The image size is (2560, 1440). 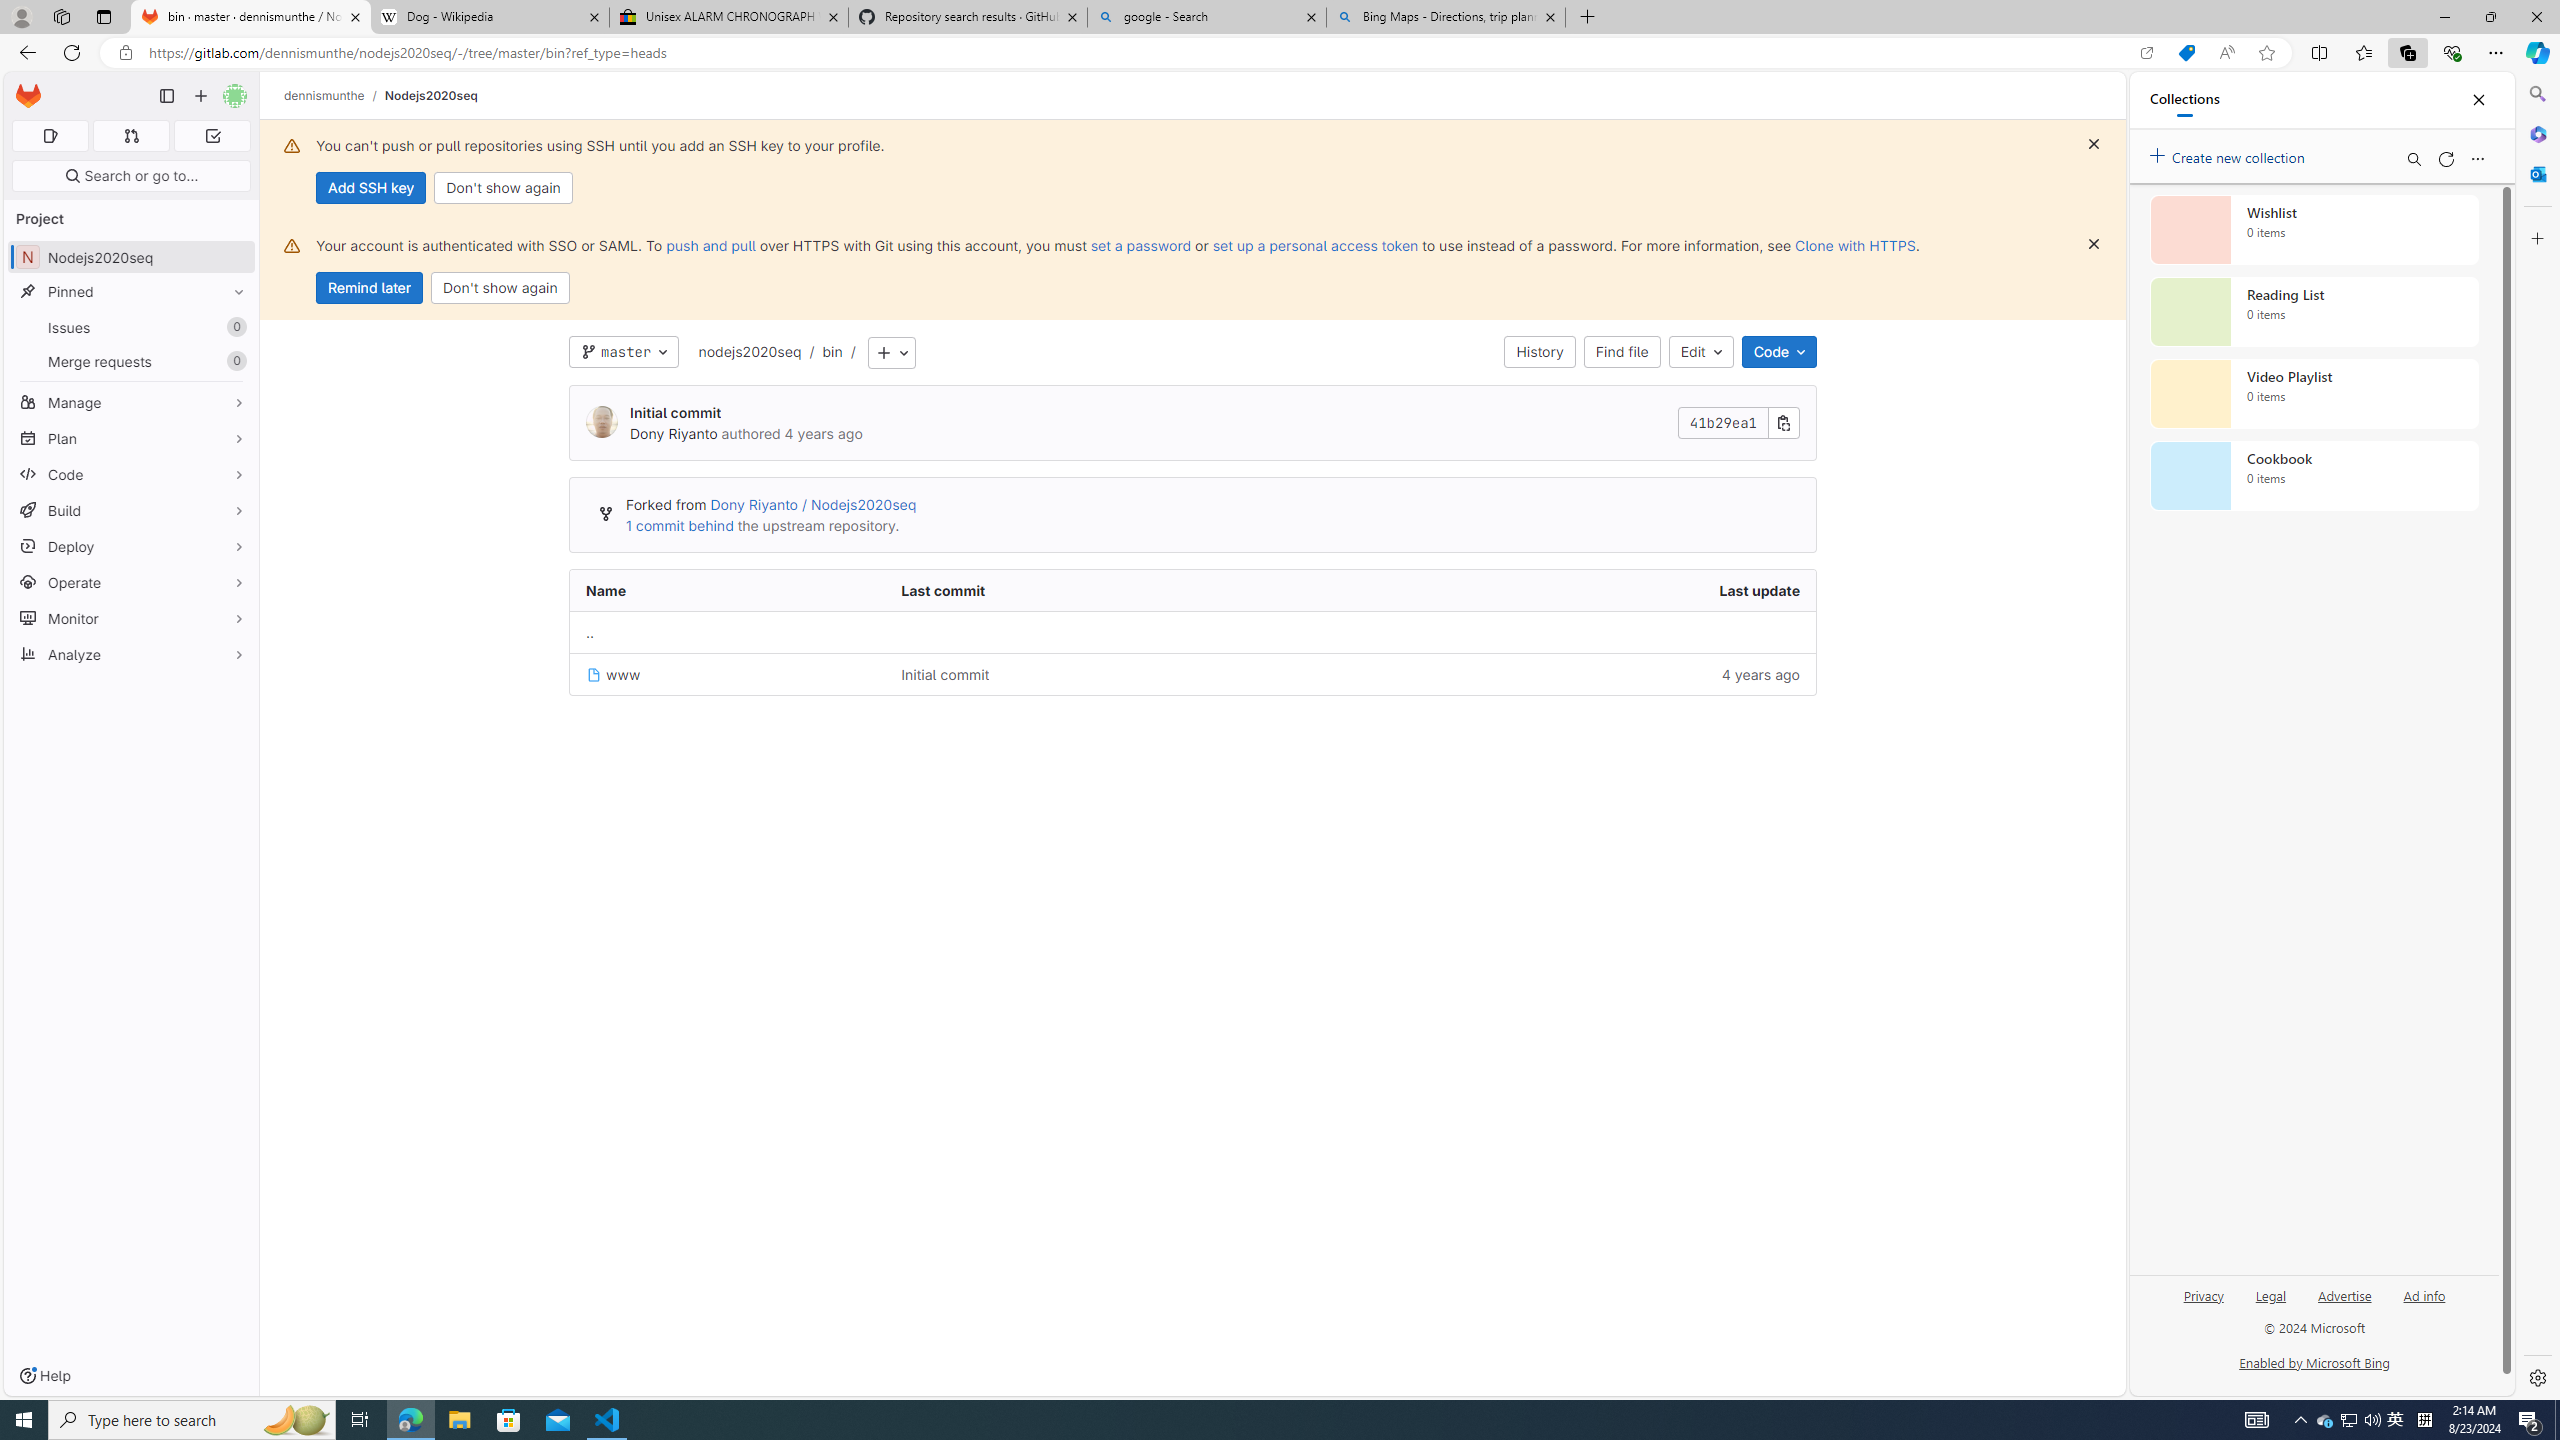 What do you see at coordinates (2145, 53) in the screenshot?
I see `'Open in app'` at bounding box center [2145, 53].